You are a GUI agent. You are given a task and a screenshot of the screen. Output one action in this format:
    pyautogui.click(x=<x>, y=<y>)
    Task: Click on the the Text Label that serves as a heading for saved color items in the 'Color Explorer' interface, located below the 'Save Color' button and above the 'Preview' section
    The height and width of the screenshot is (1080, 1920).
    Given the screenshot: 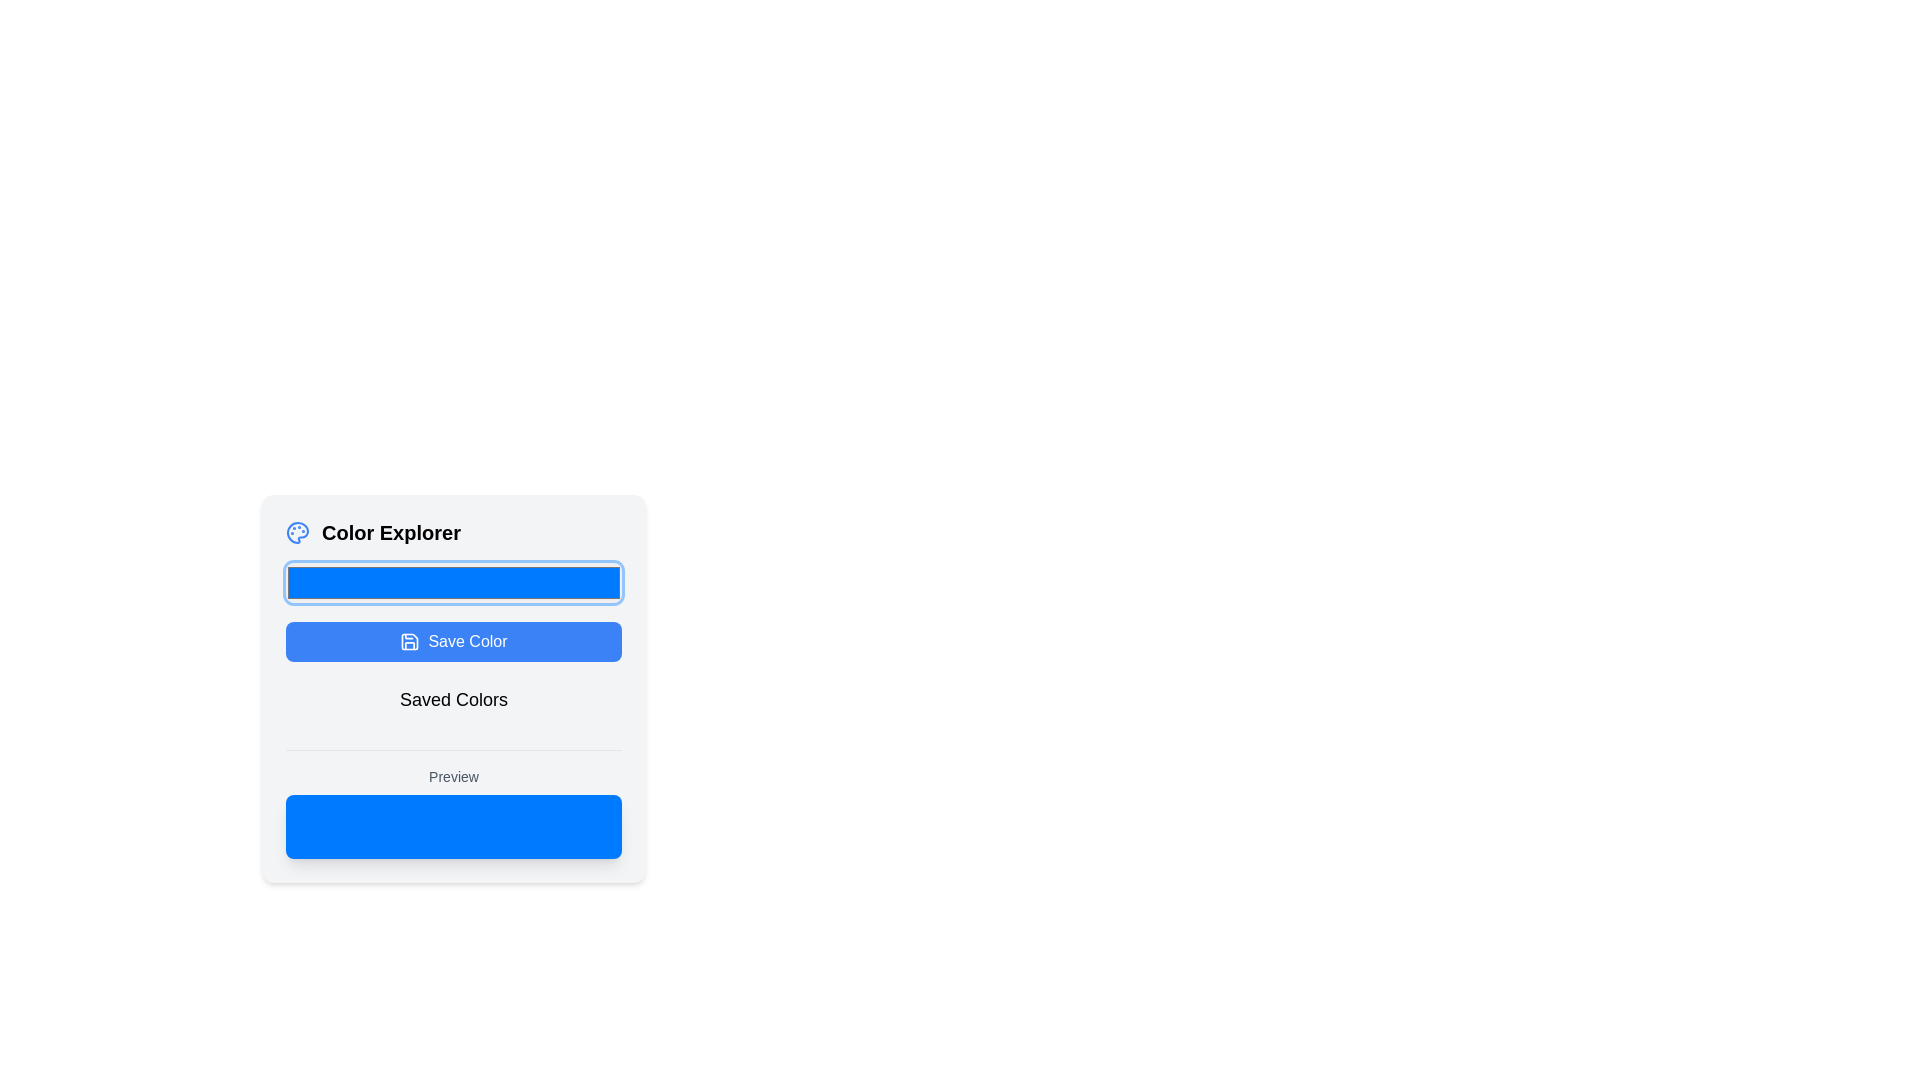 What is the action you would take?
    pyautogui.click(x=453, y=704)
    